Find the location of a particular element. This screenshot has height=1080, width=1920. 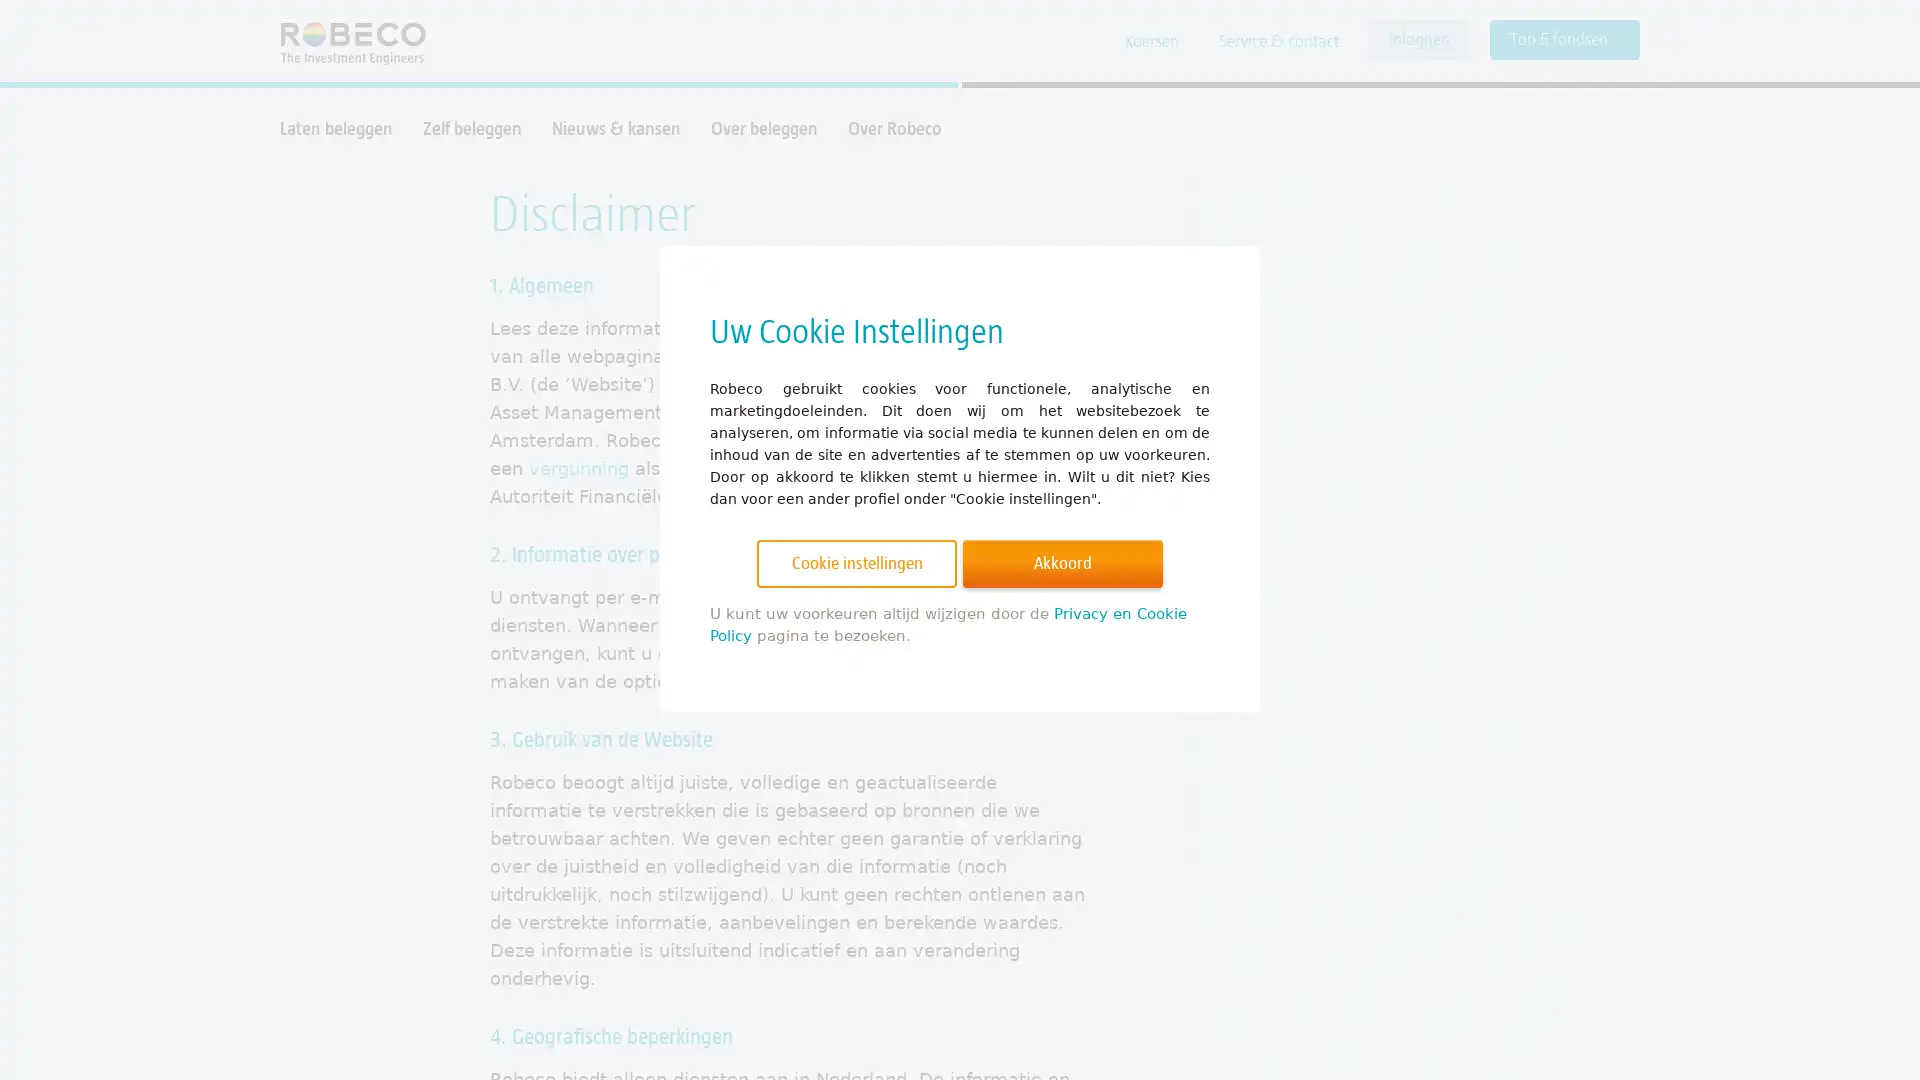

Over beleggen is located at coordinates (763, 128).